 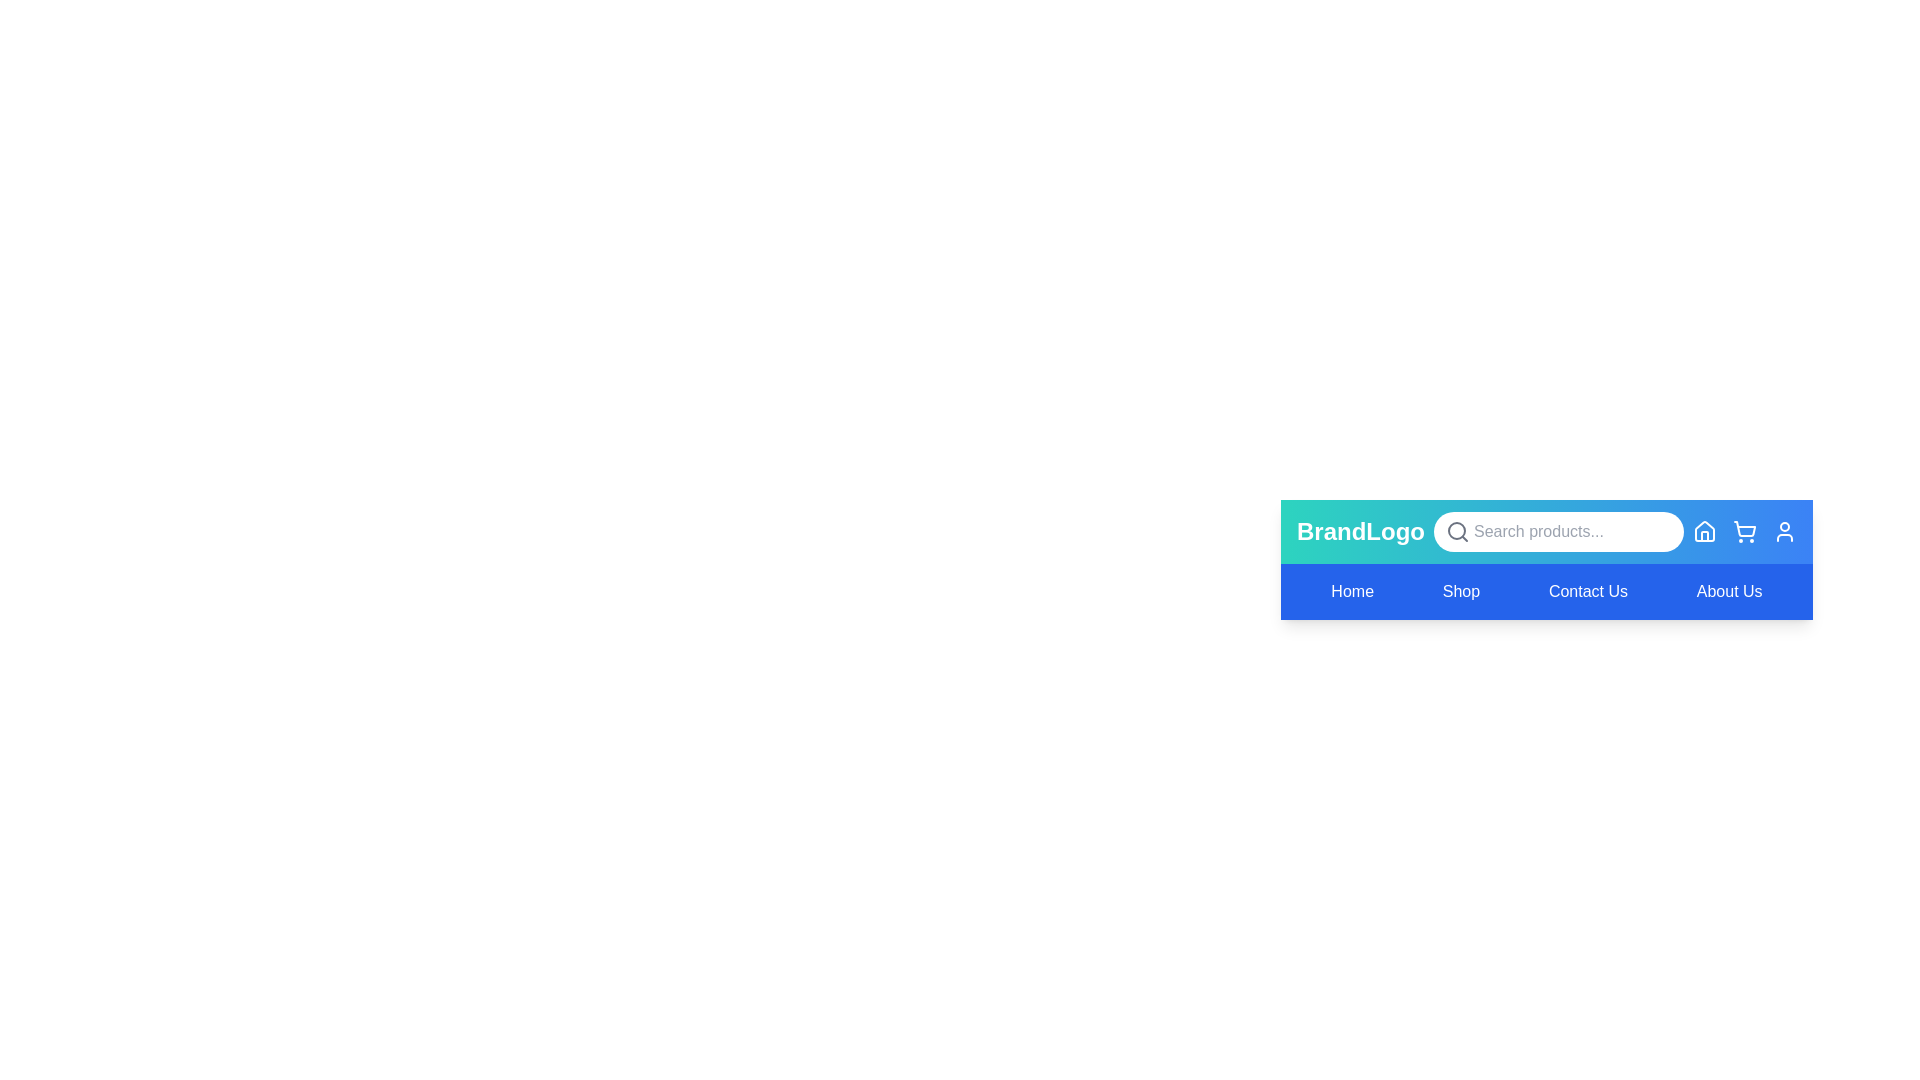 What do you see at coordinates (1587, 590) in the screenshot?
I see `the navigation menu item Contact Us` at bounding box center [1587, 590].